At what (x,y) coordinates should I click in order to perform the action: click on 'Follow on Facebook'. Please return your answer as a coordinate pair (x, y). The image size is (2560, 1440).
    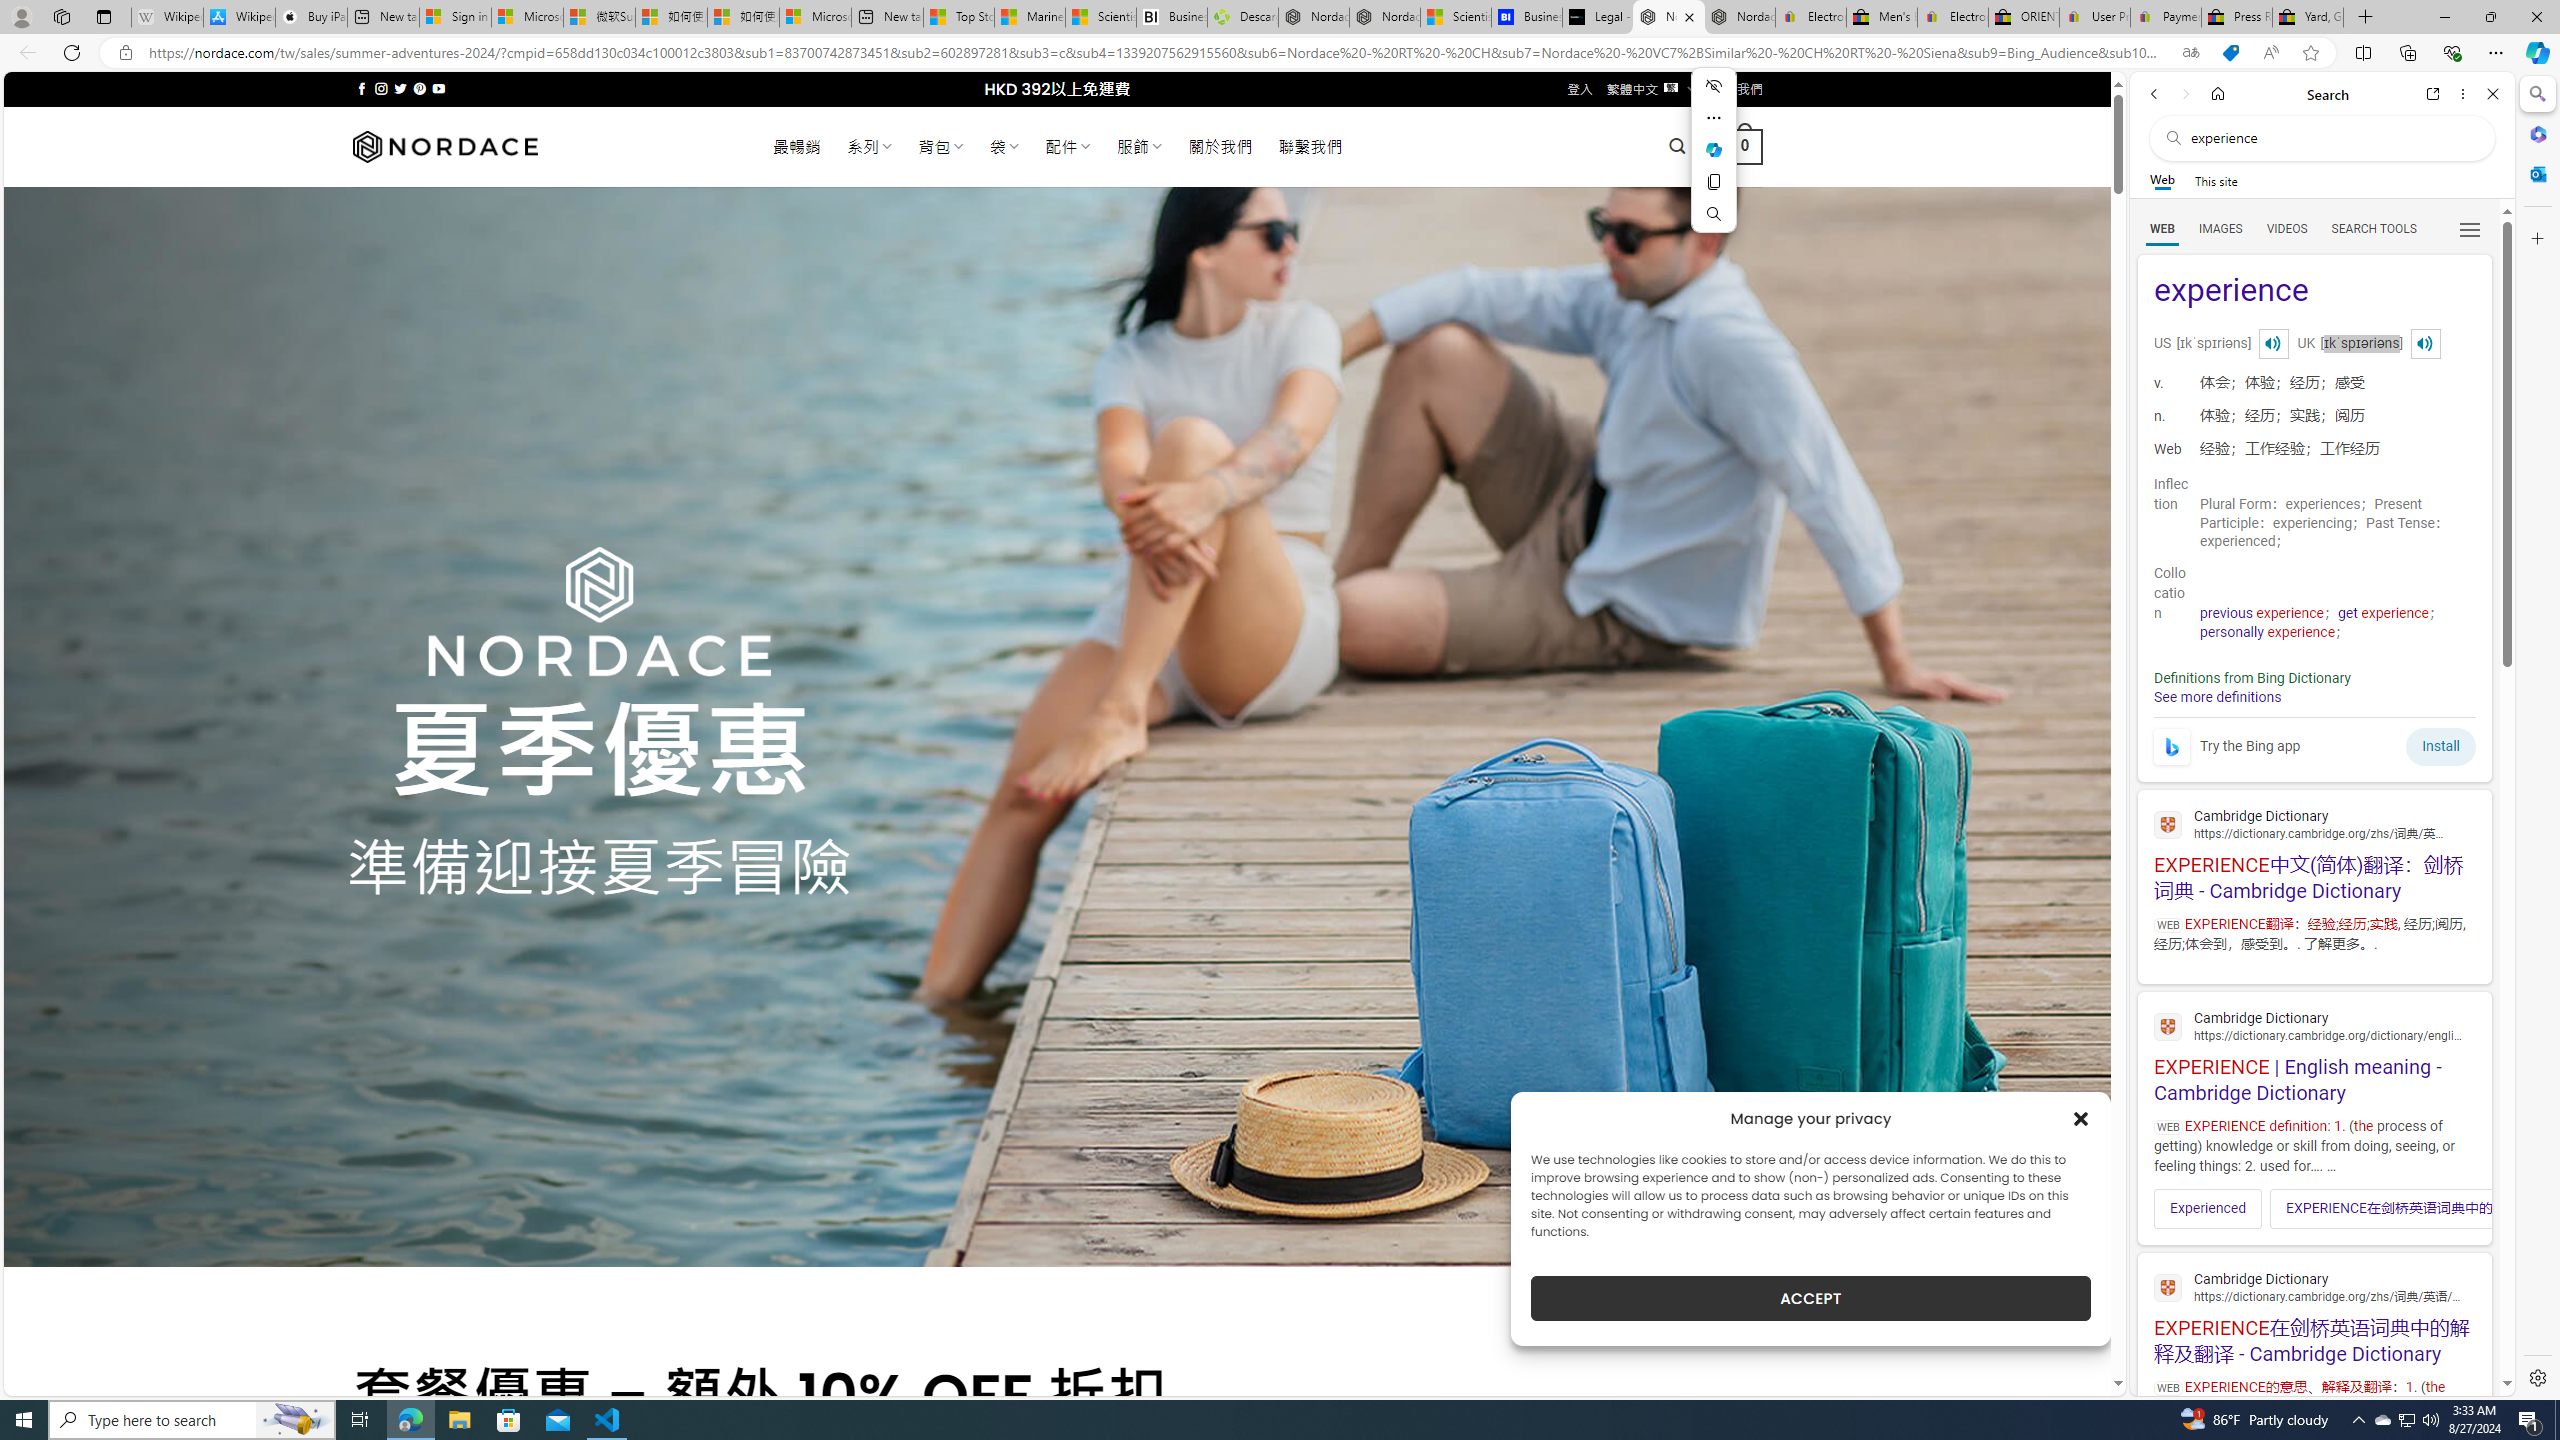
    Looking at the image, I should click on (362, 88).